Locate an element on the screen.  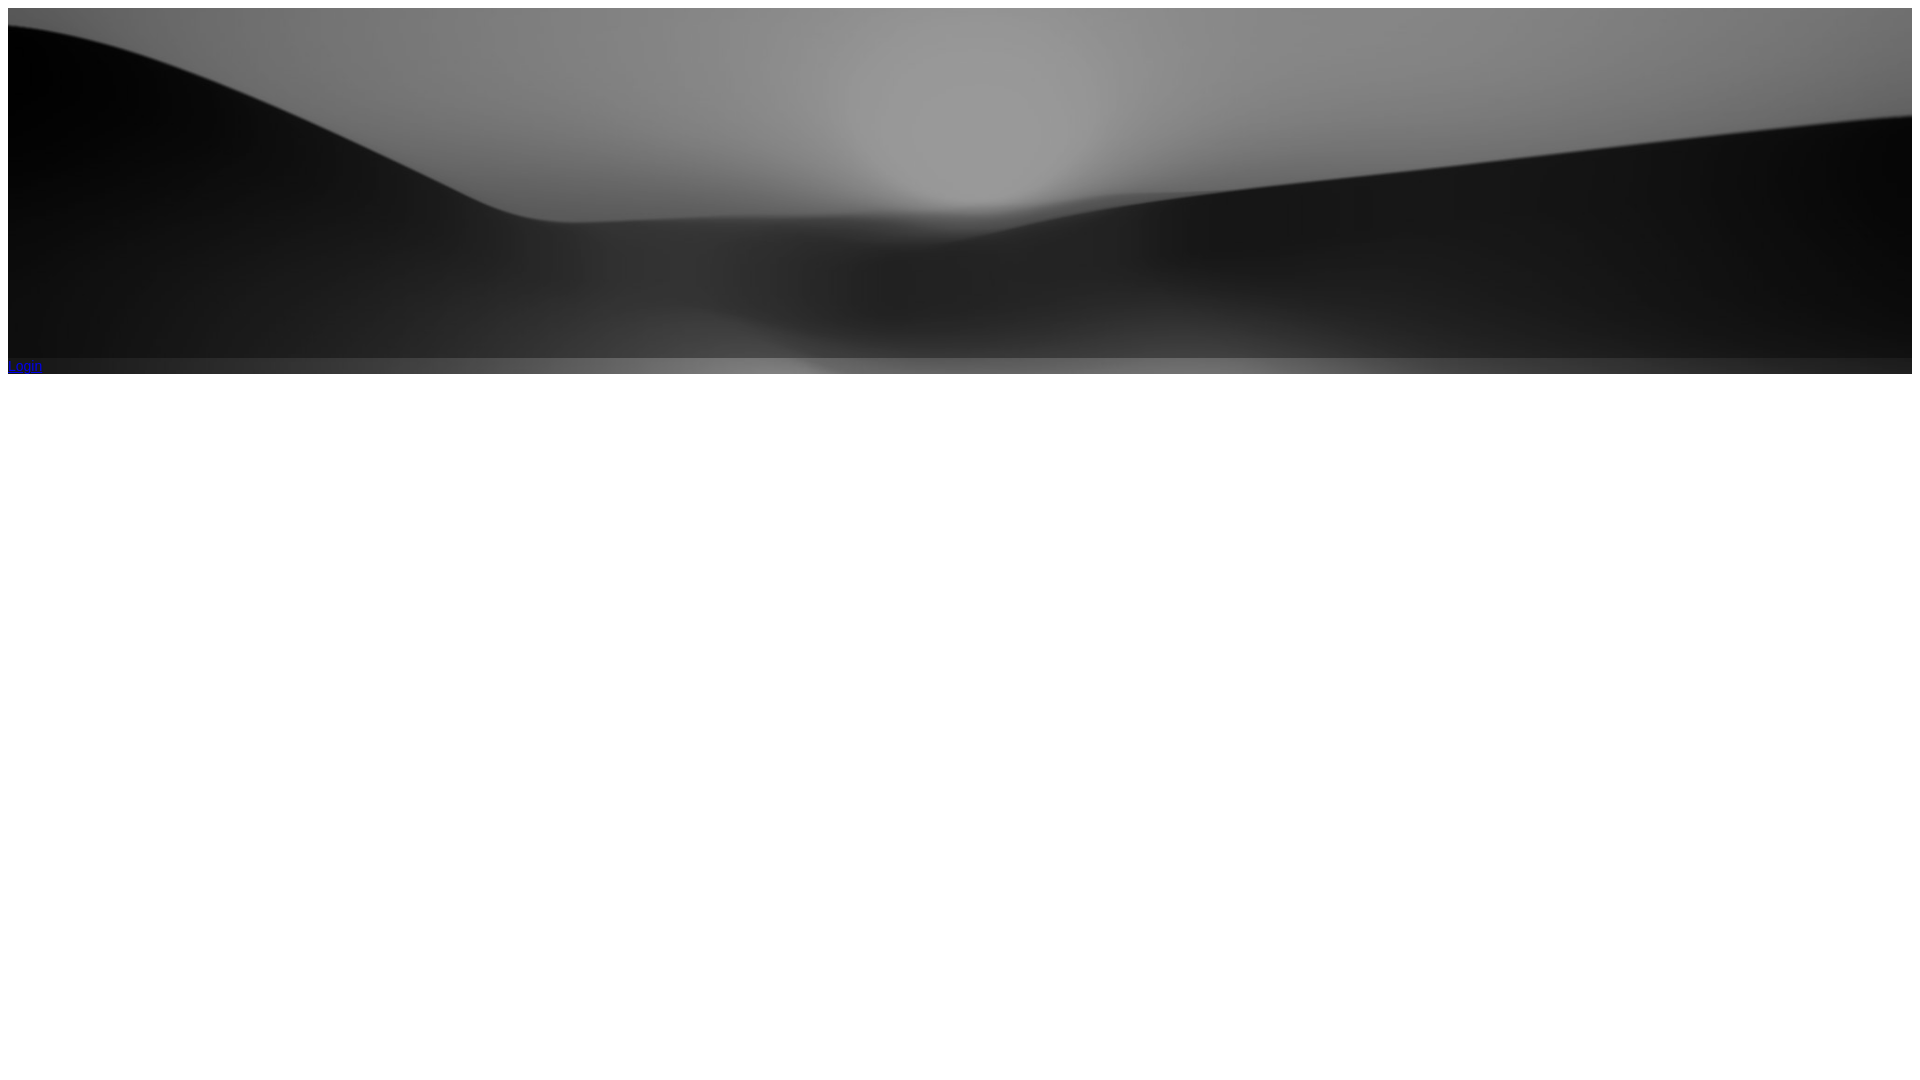
'Login' is located at coordinates (8, 366).